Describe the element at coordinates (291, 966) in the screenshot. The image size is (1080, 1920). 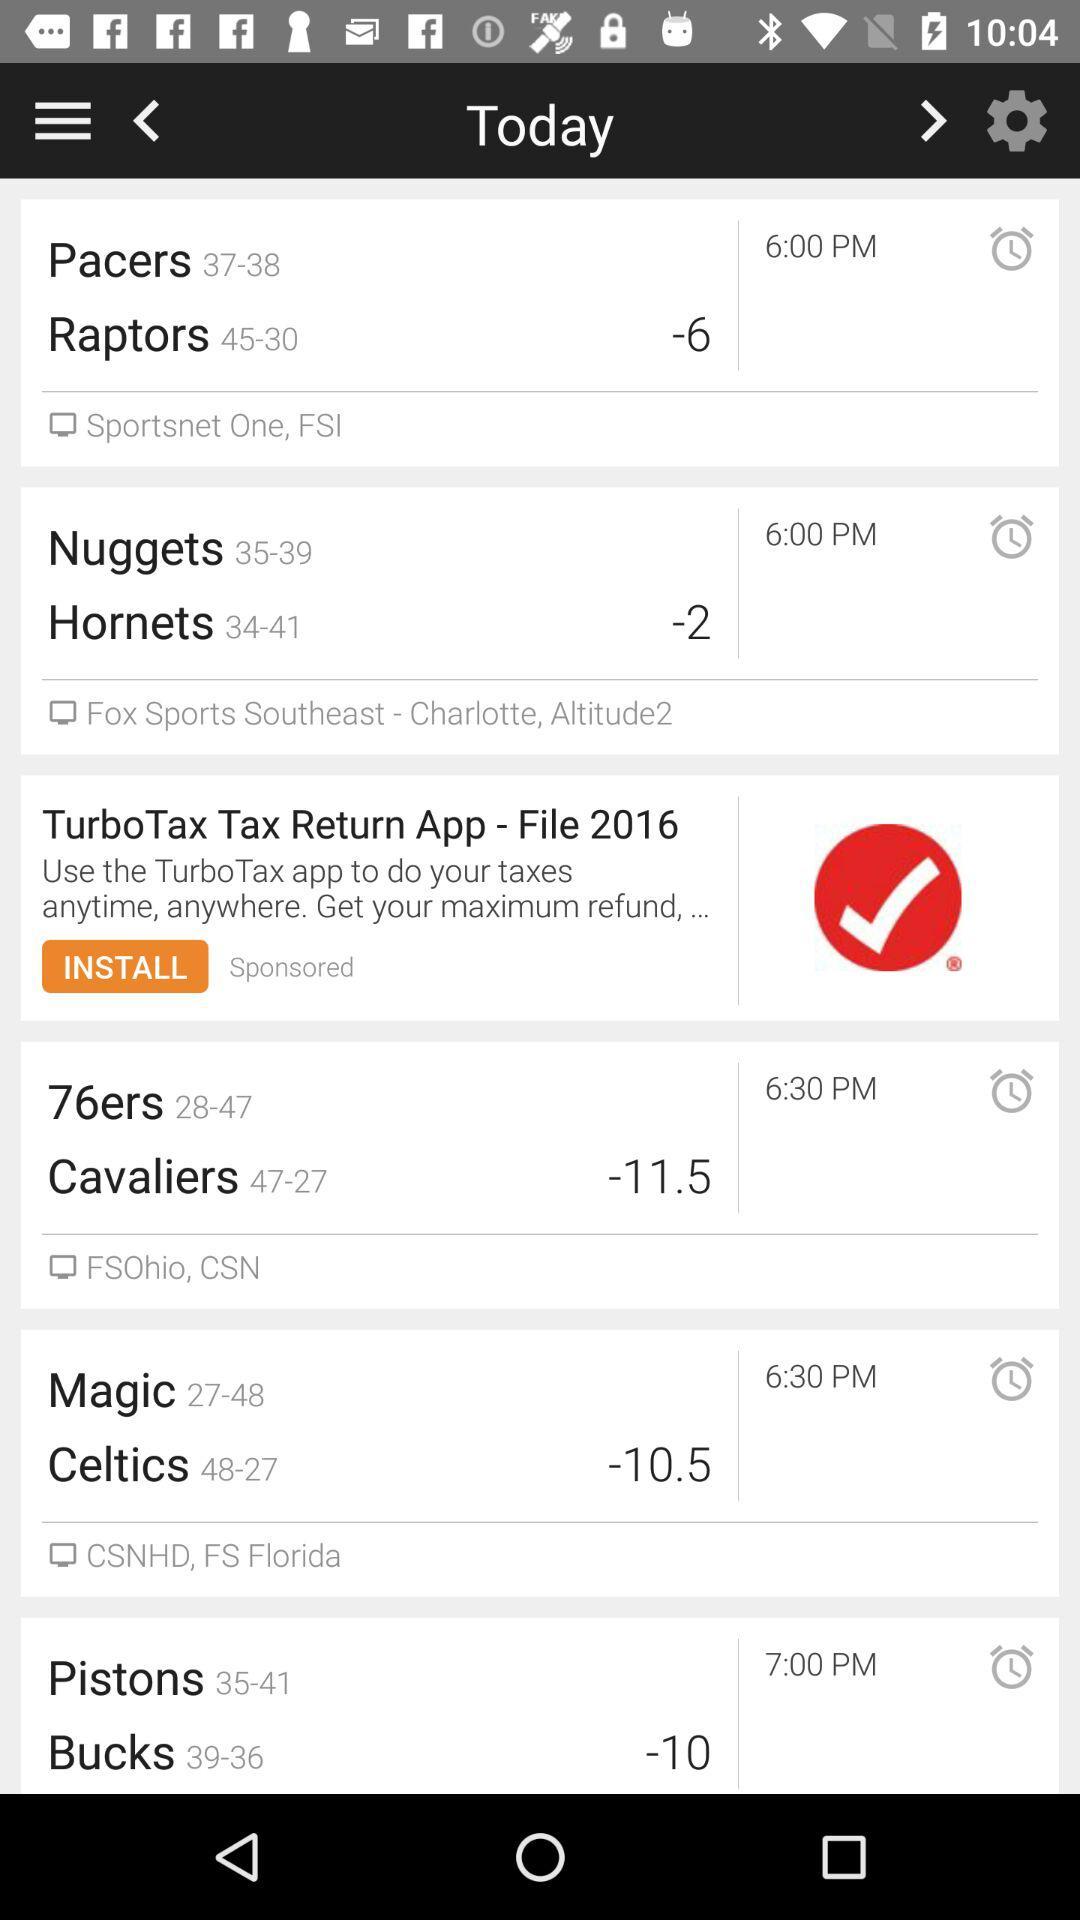
I see `sponsored item` at that location.